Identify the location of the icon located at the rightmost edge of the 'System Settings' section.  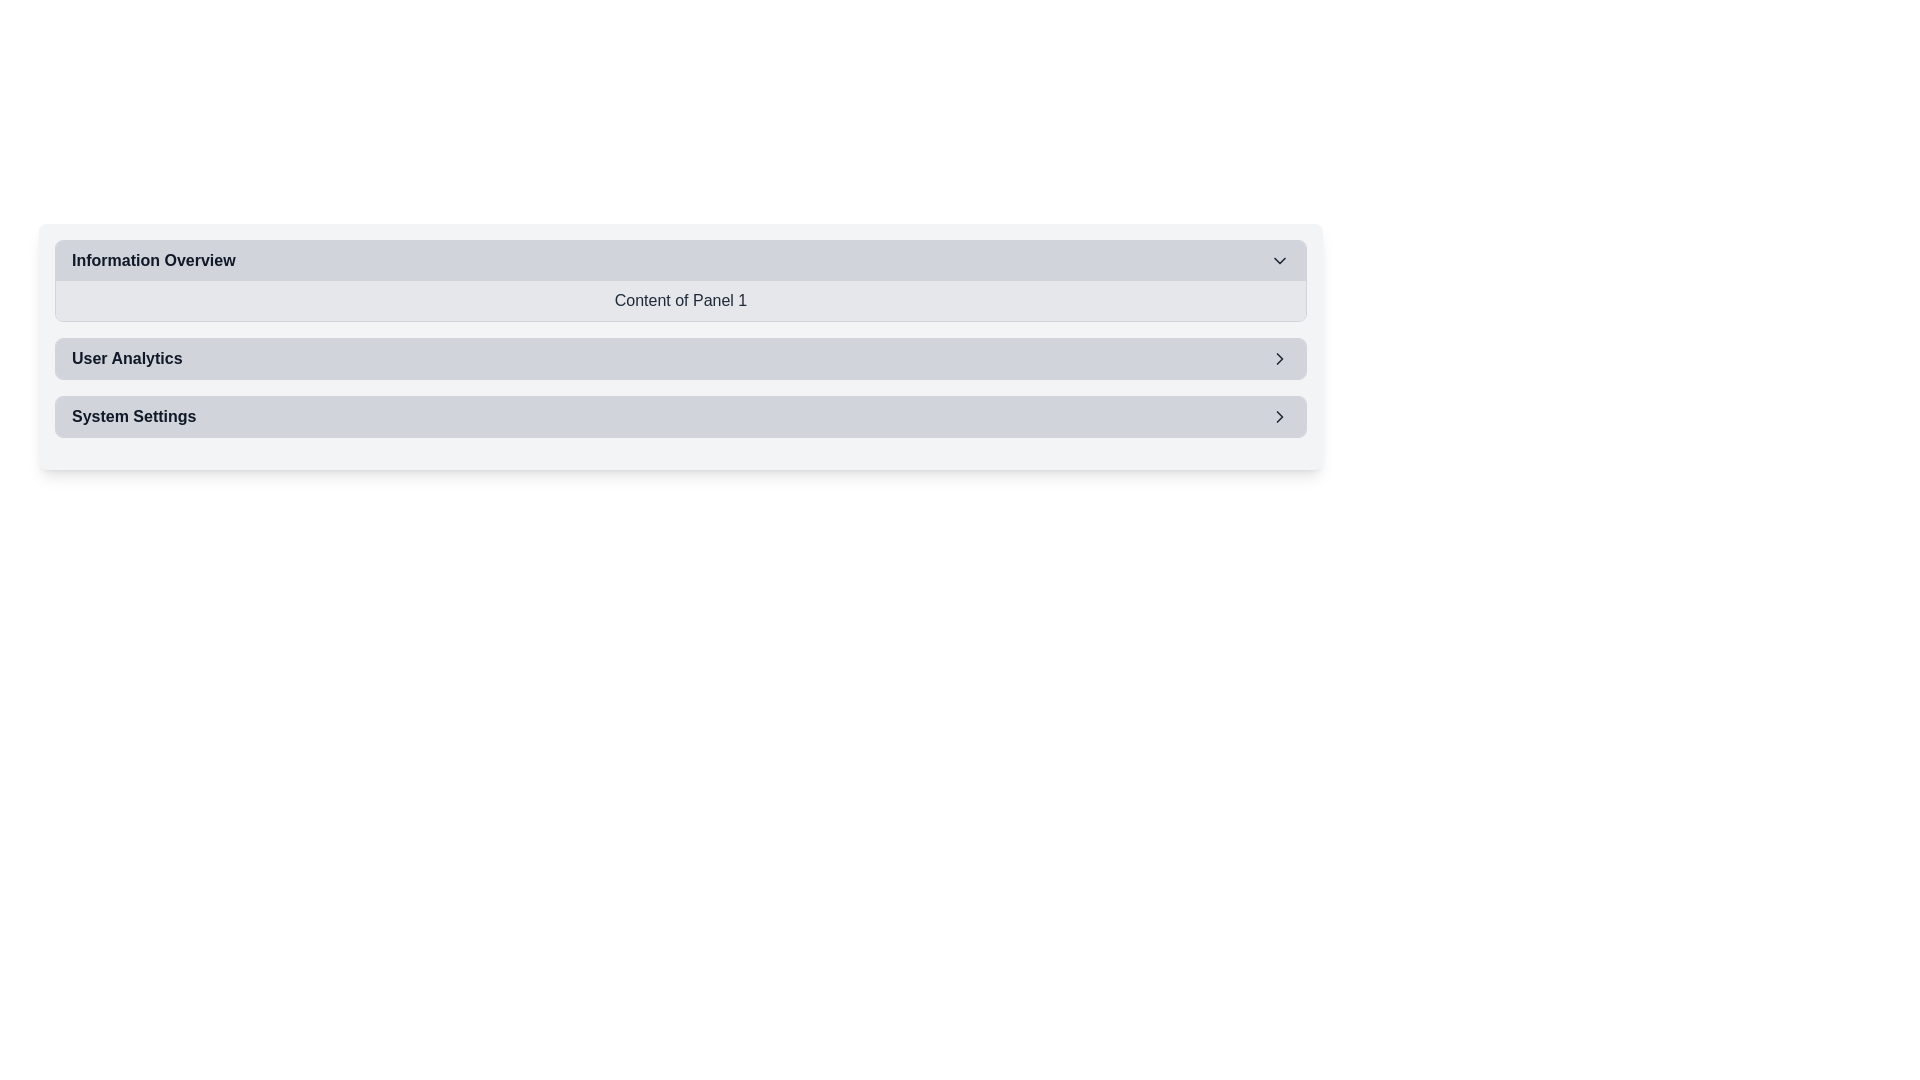
(1280, 415).